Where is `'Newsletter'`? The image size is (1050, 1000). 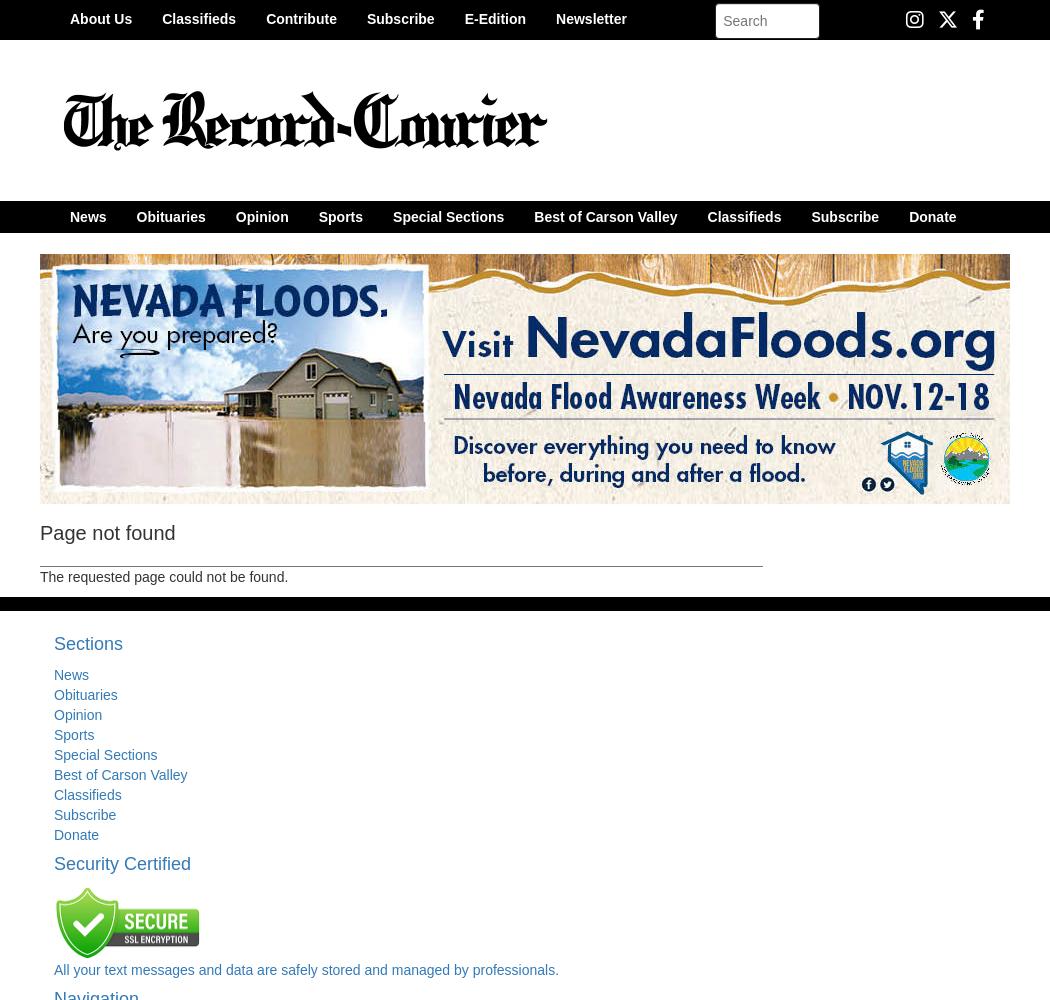 'Newsletter' is located at coordinates (555, 19).